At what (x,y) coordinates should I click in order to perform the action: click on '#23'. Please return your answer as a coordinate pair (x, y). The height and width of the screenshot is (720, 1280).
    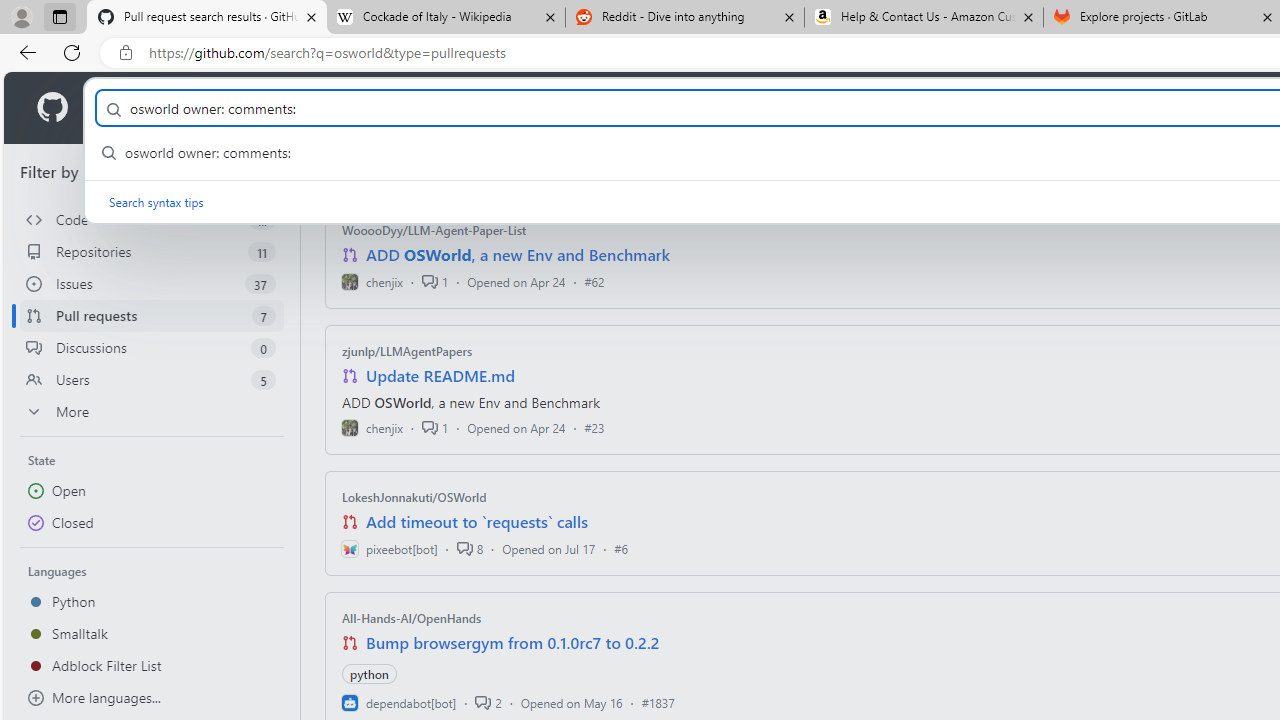
    Looking at the image, I should click on (593, 426).